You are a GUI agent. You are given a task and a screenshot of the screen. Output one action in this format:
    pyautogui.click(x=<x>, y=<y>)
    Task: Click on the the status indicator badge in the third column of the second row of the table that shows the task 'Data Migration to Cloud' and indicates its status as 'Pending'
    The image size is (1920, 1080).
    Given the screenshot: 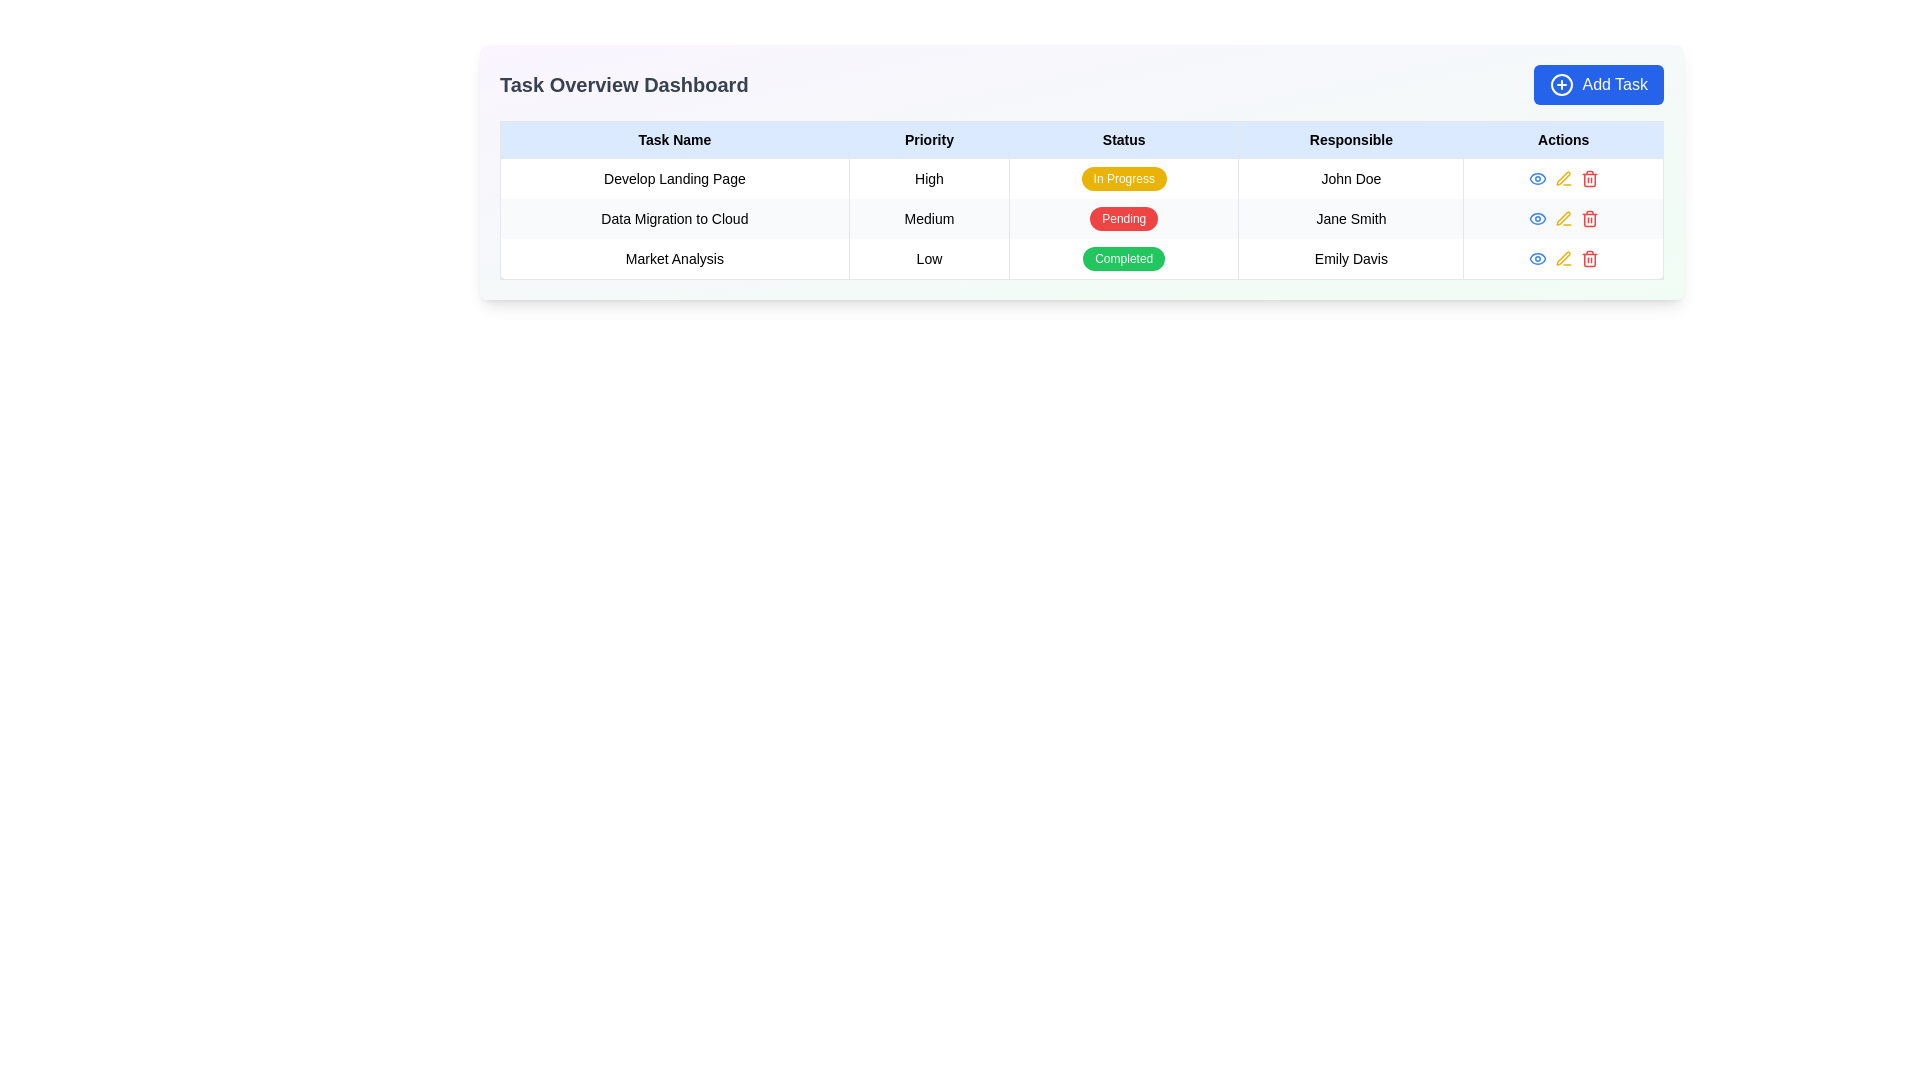 What is the action you would take?
    pyautogui.click(x=1124, y=219)
    